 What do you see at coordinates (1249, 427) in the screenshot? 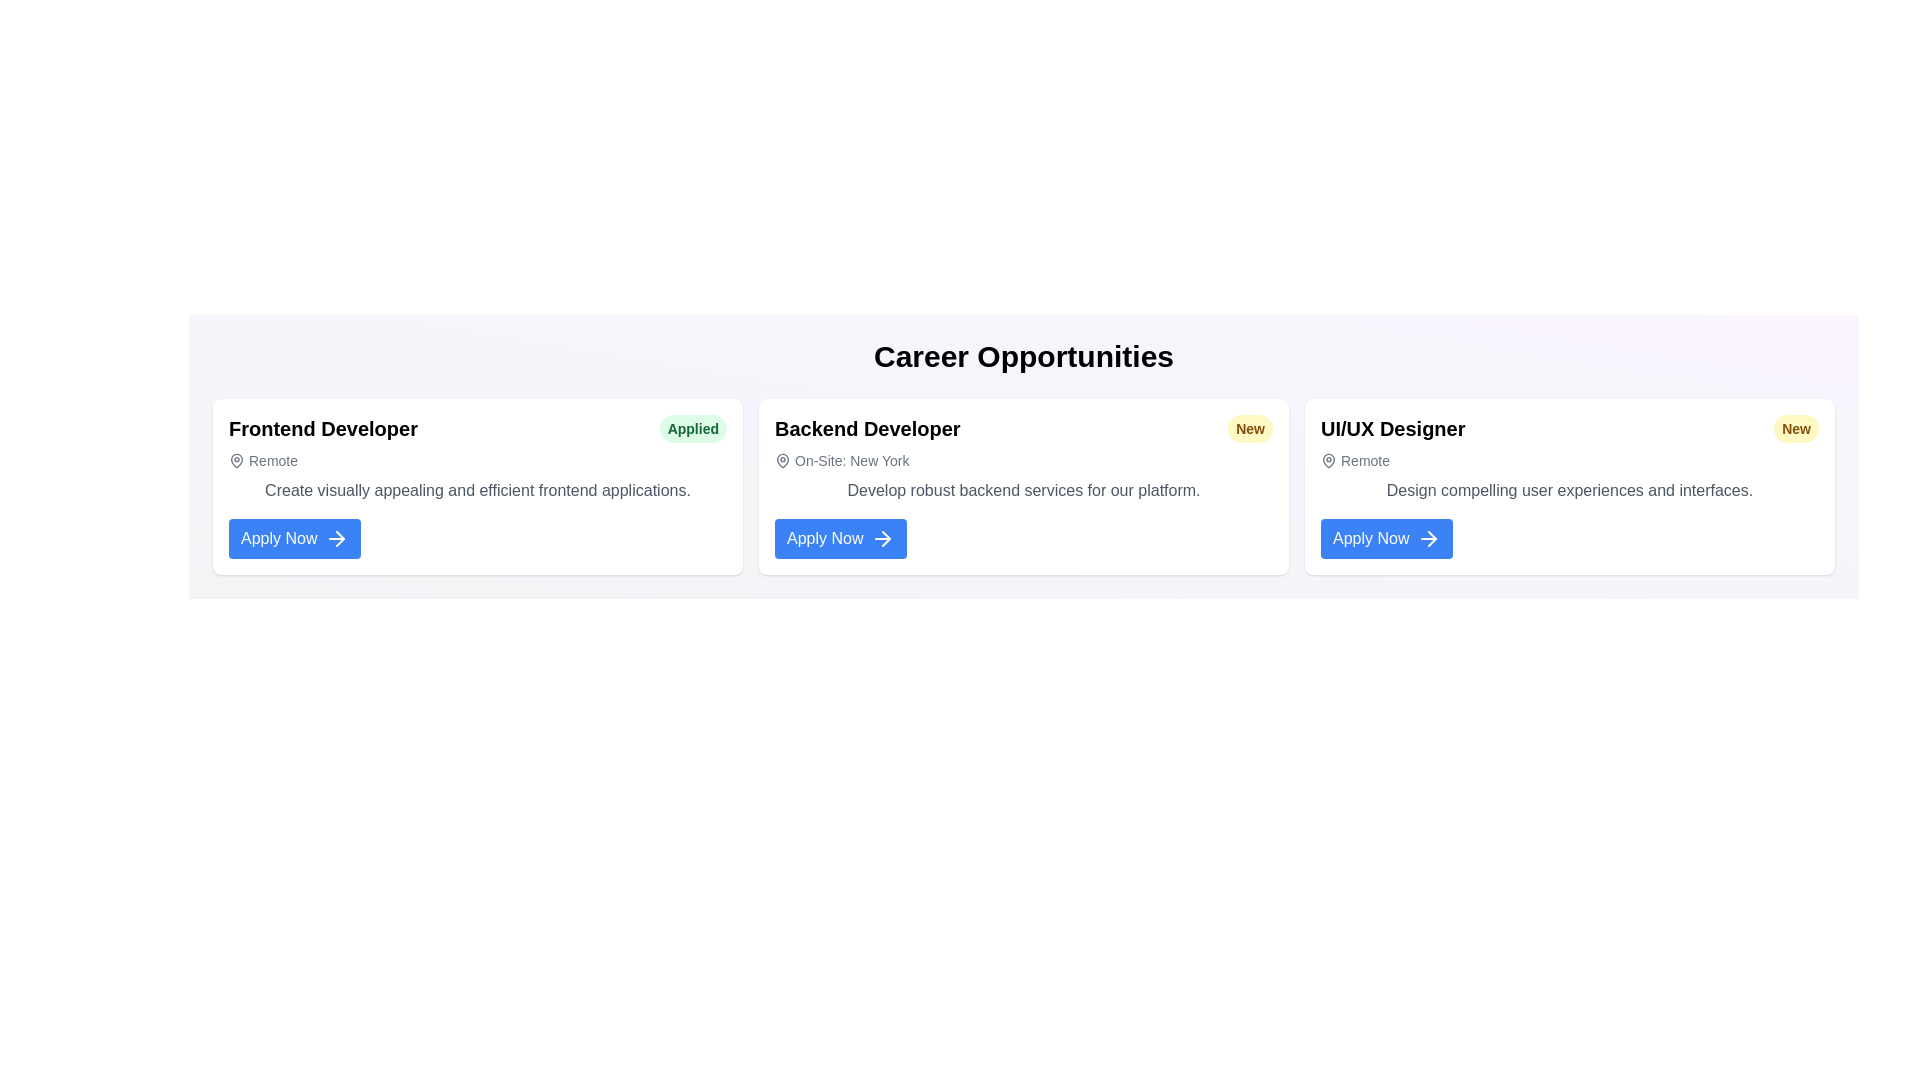
I see `the new job post badge located at the top-right corner of the 'Backend Developer' card` at bounding box center [1249, 427].